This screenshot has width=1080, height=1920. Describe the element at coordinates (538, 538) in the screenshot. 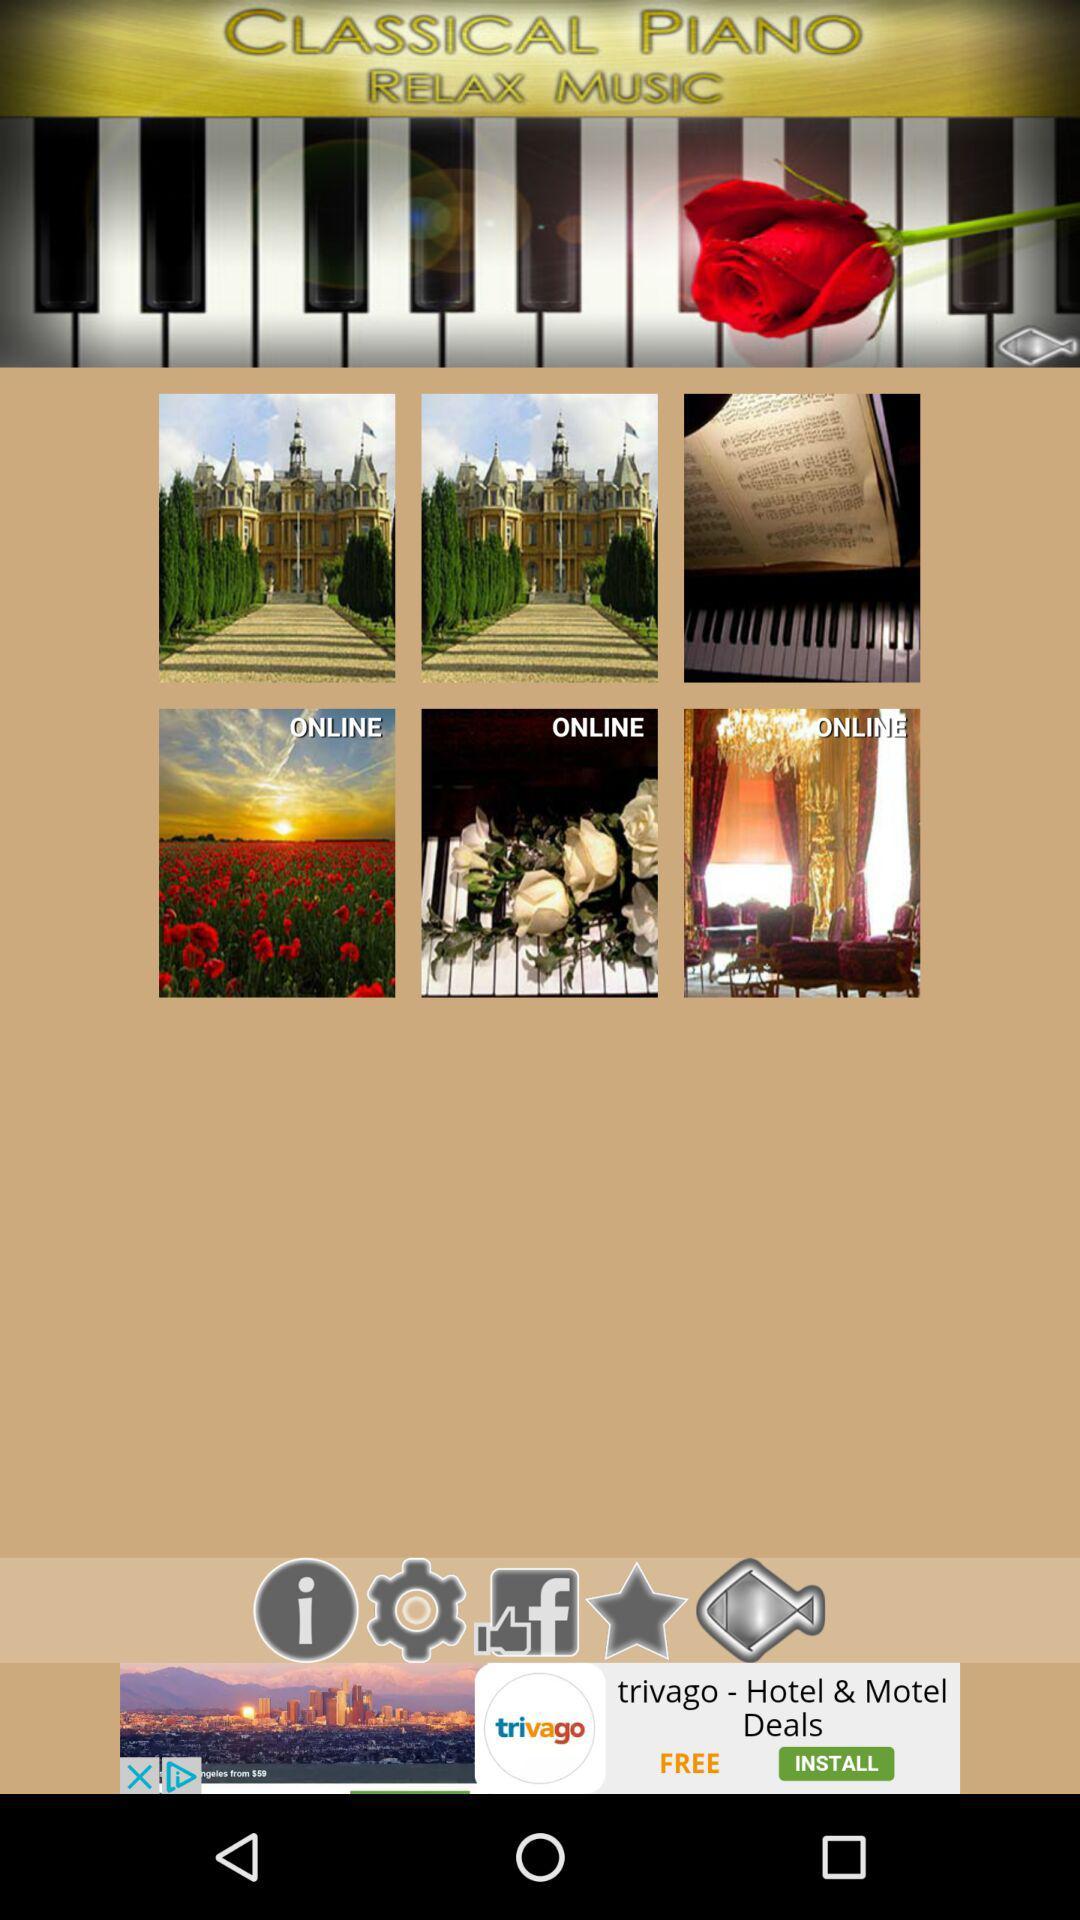

I see `click on image` at that location.